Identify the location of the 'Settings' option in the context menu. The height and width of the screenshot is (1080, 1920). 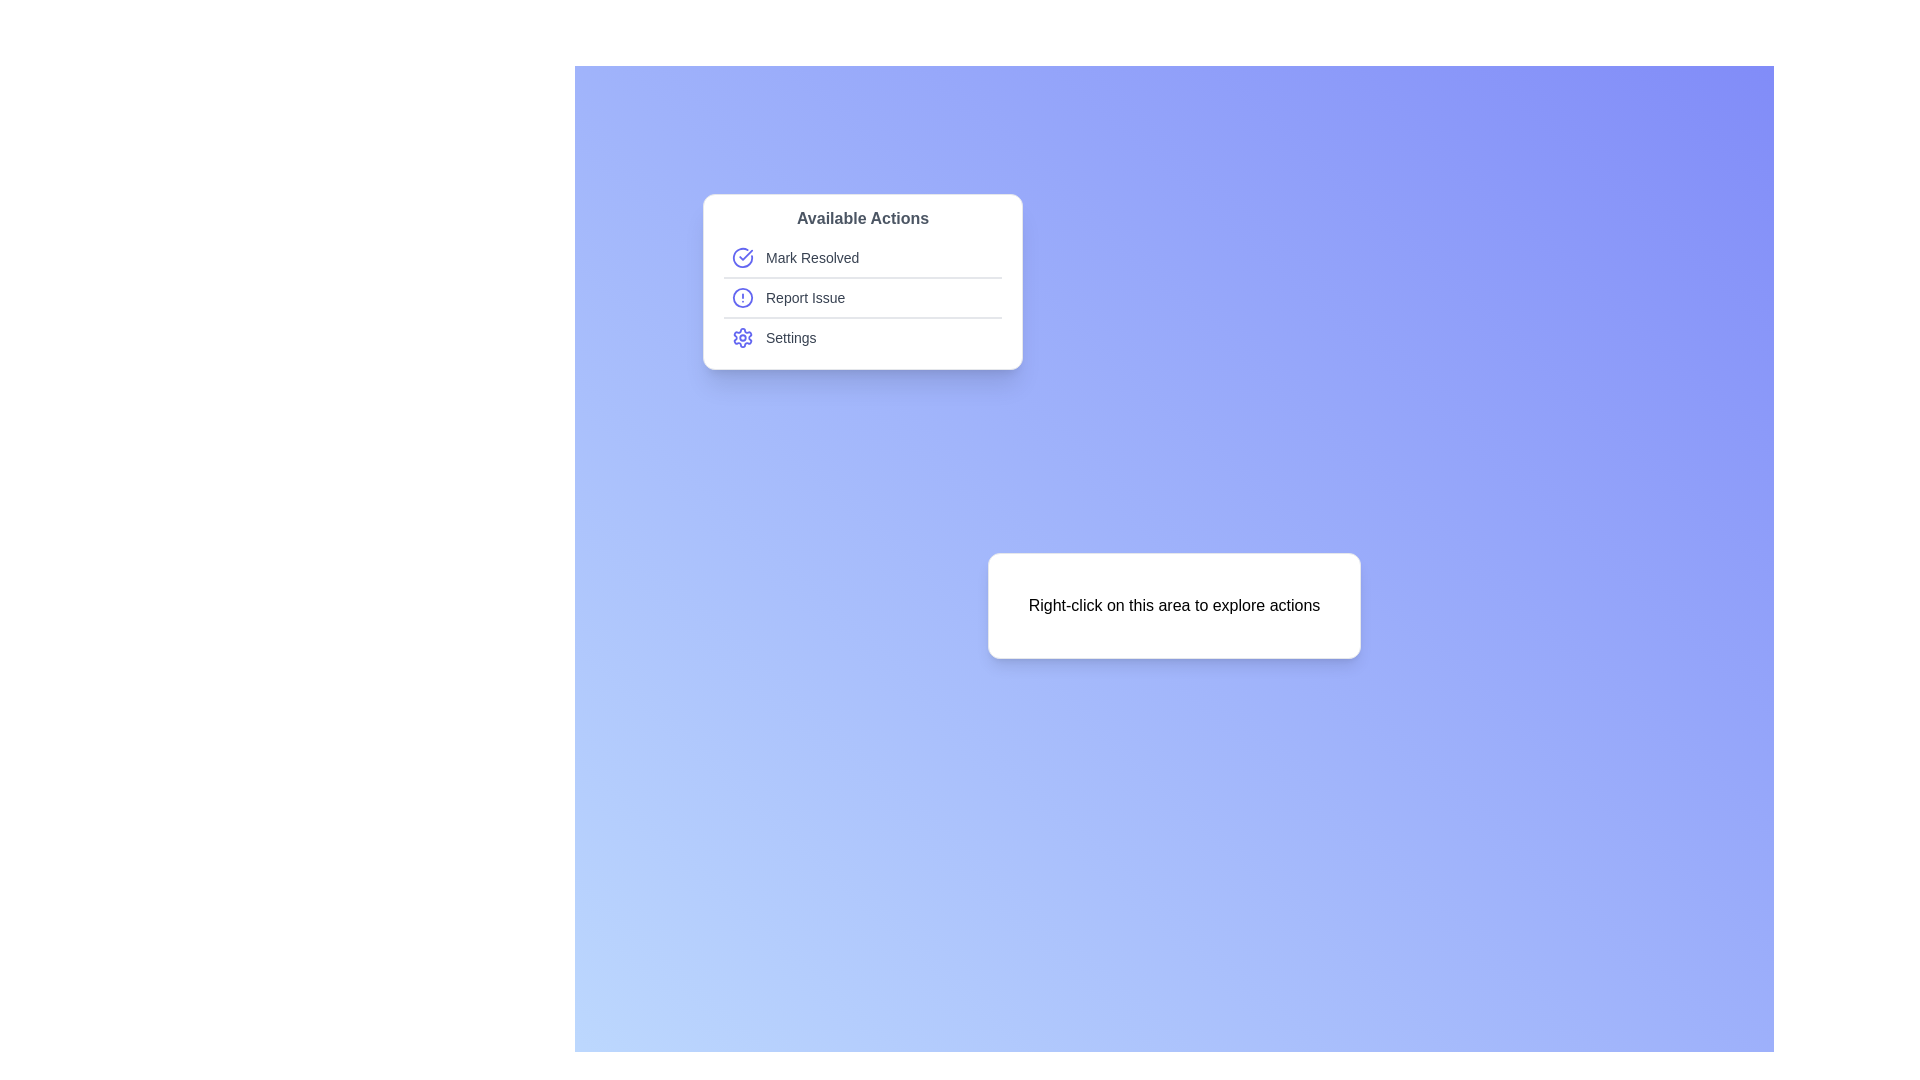
(863, 337).